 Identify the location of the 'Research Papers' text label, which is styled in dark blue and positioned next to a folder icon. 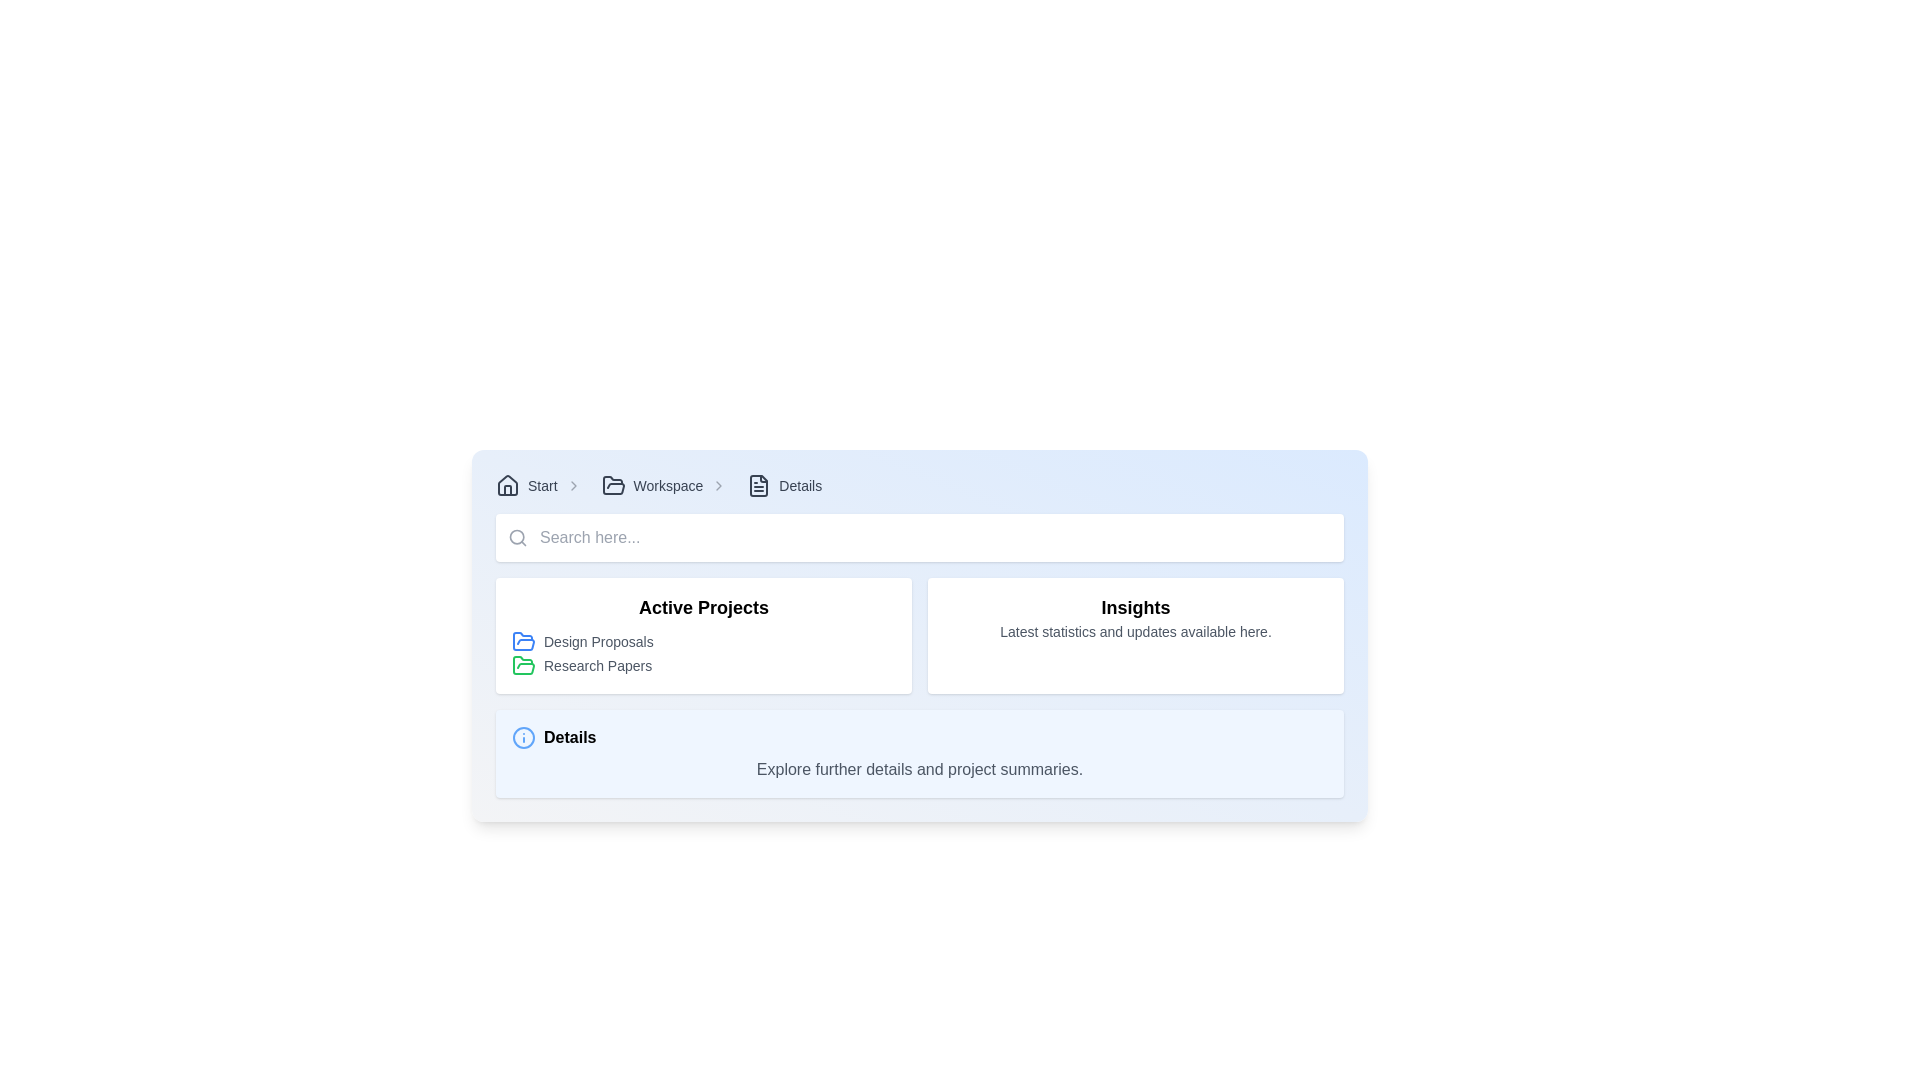
(597, 666).